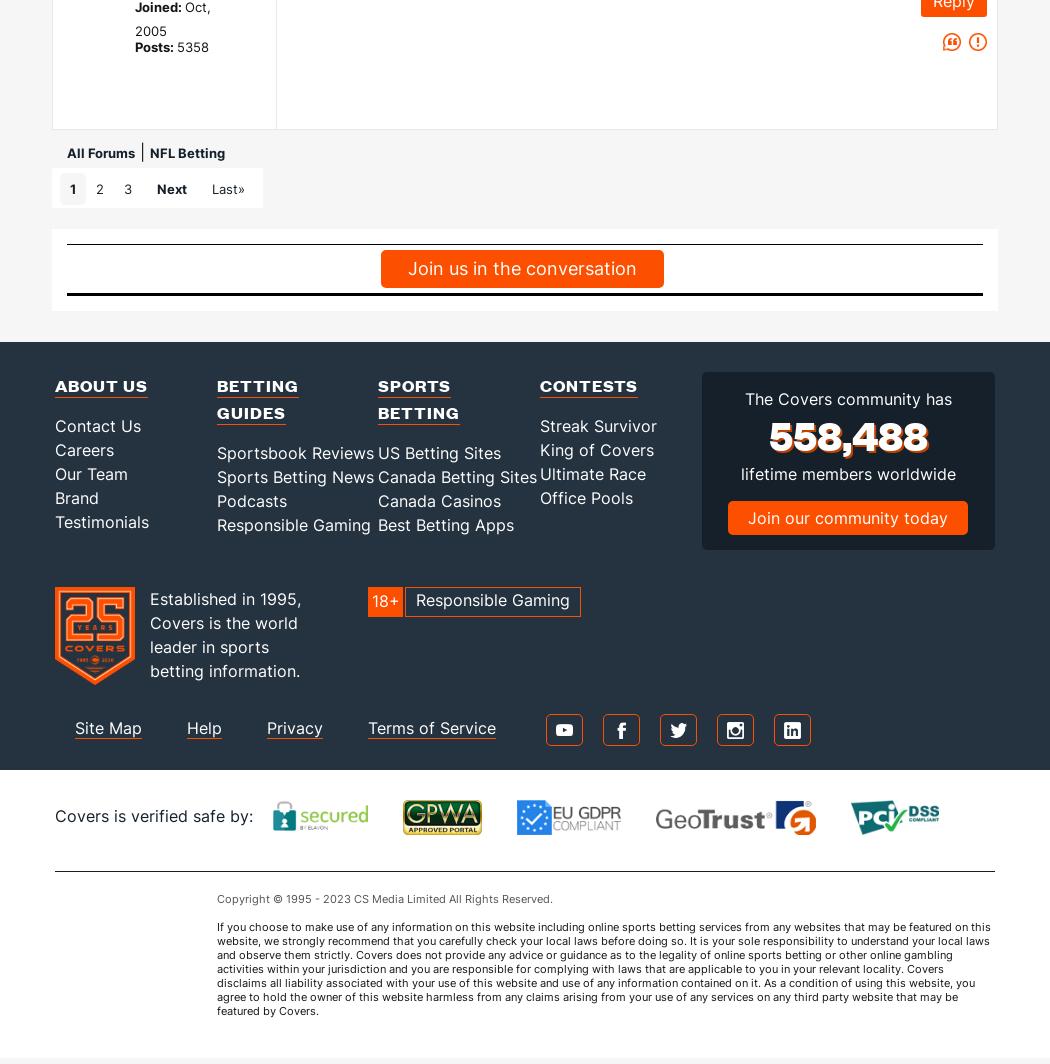 This screenshot has height=1064, width=1050. What do you see at coordinates (154, 45) in the screenshot?
I see `'Posts:'` at bounding box center [154, 45].